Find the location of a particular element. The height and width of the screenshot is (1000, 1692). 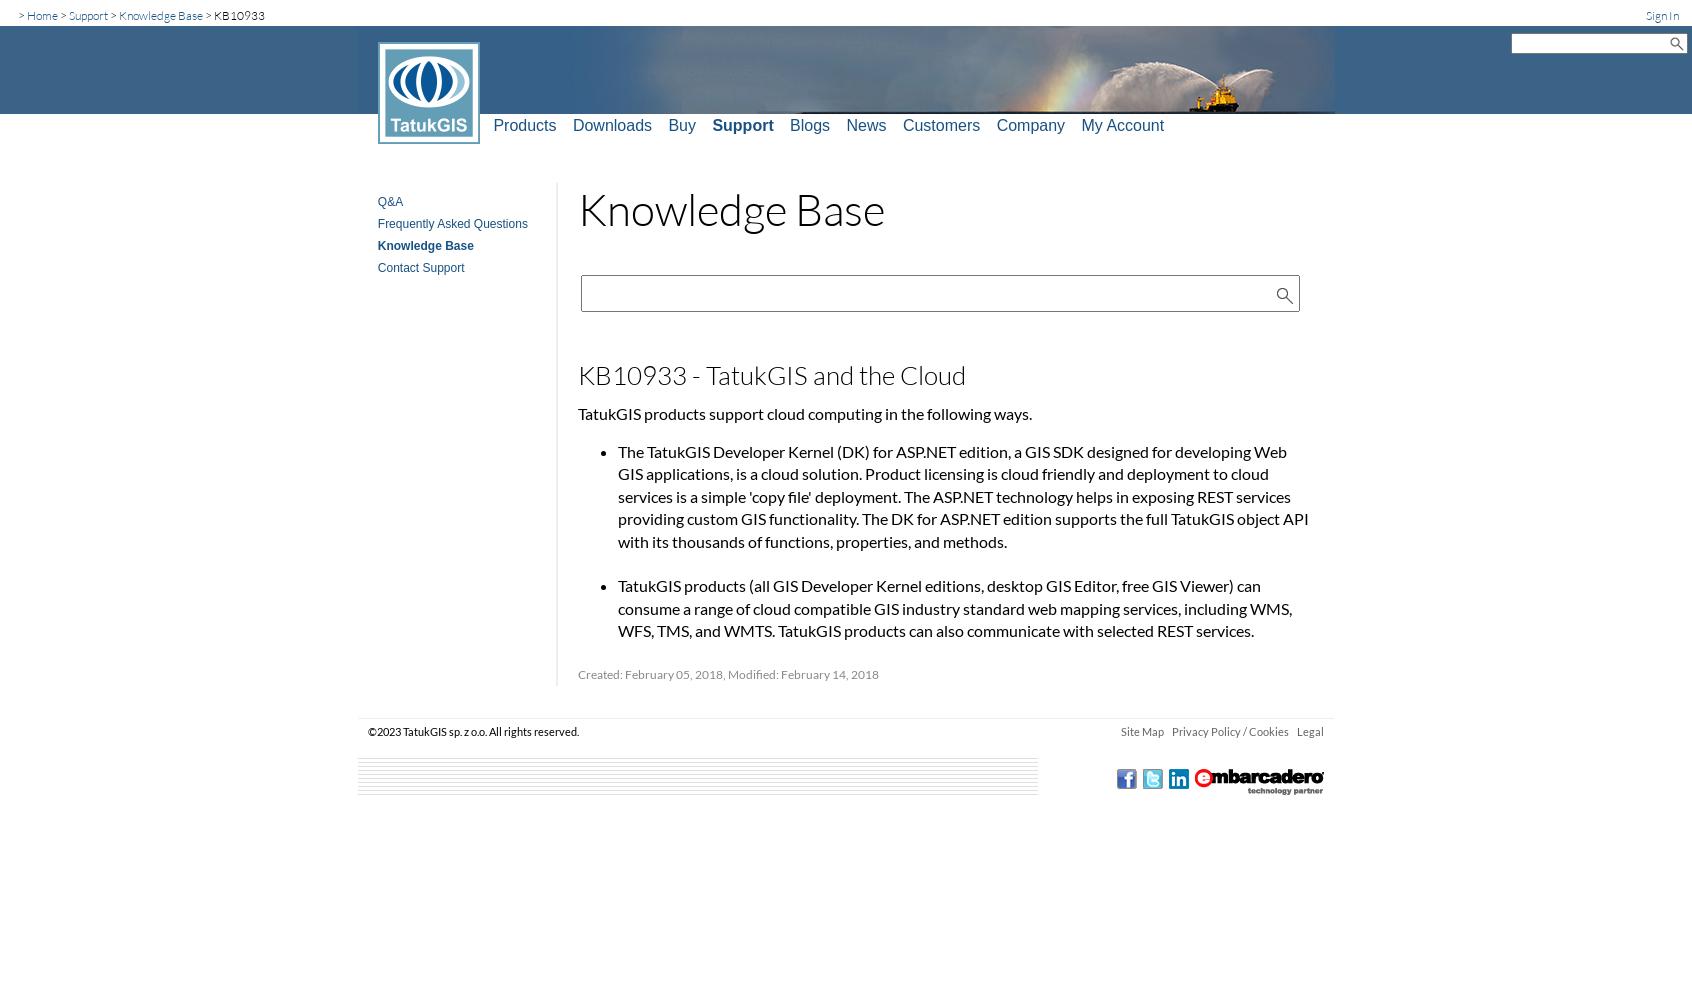

'TatukGIS products (all GIS Developer Kernel editions, desktop GIS Editor, free GIS Viewer) can consume a range of cloud compatible GIS industry standard web mapping services, including WMS, WFS, TMS, and WMTS. TatukGIS products can also communicate with selected REST services.' is located at coordinates (616, 607).